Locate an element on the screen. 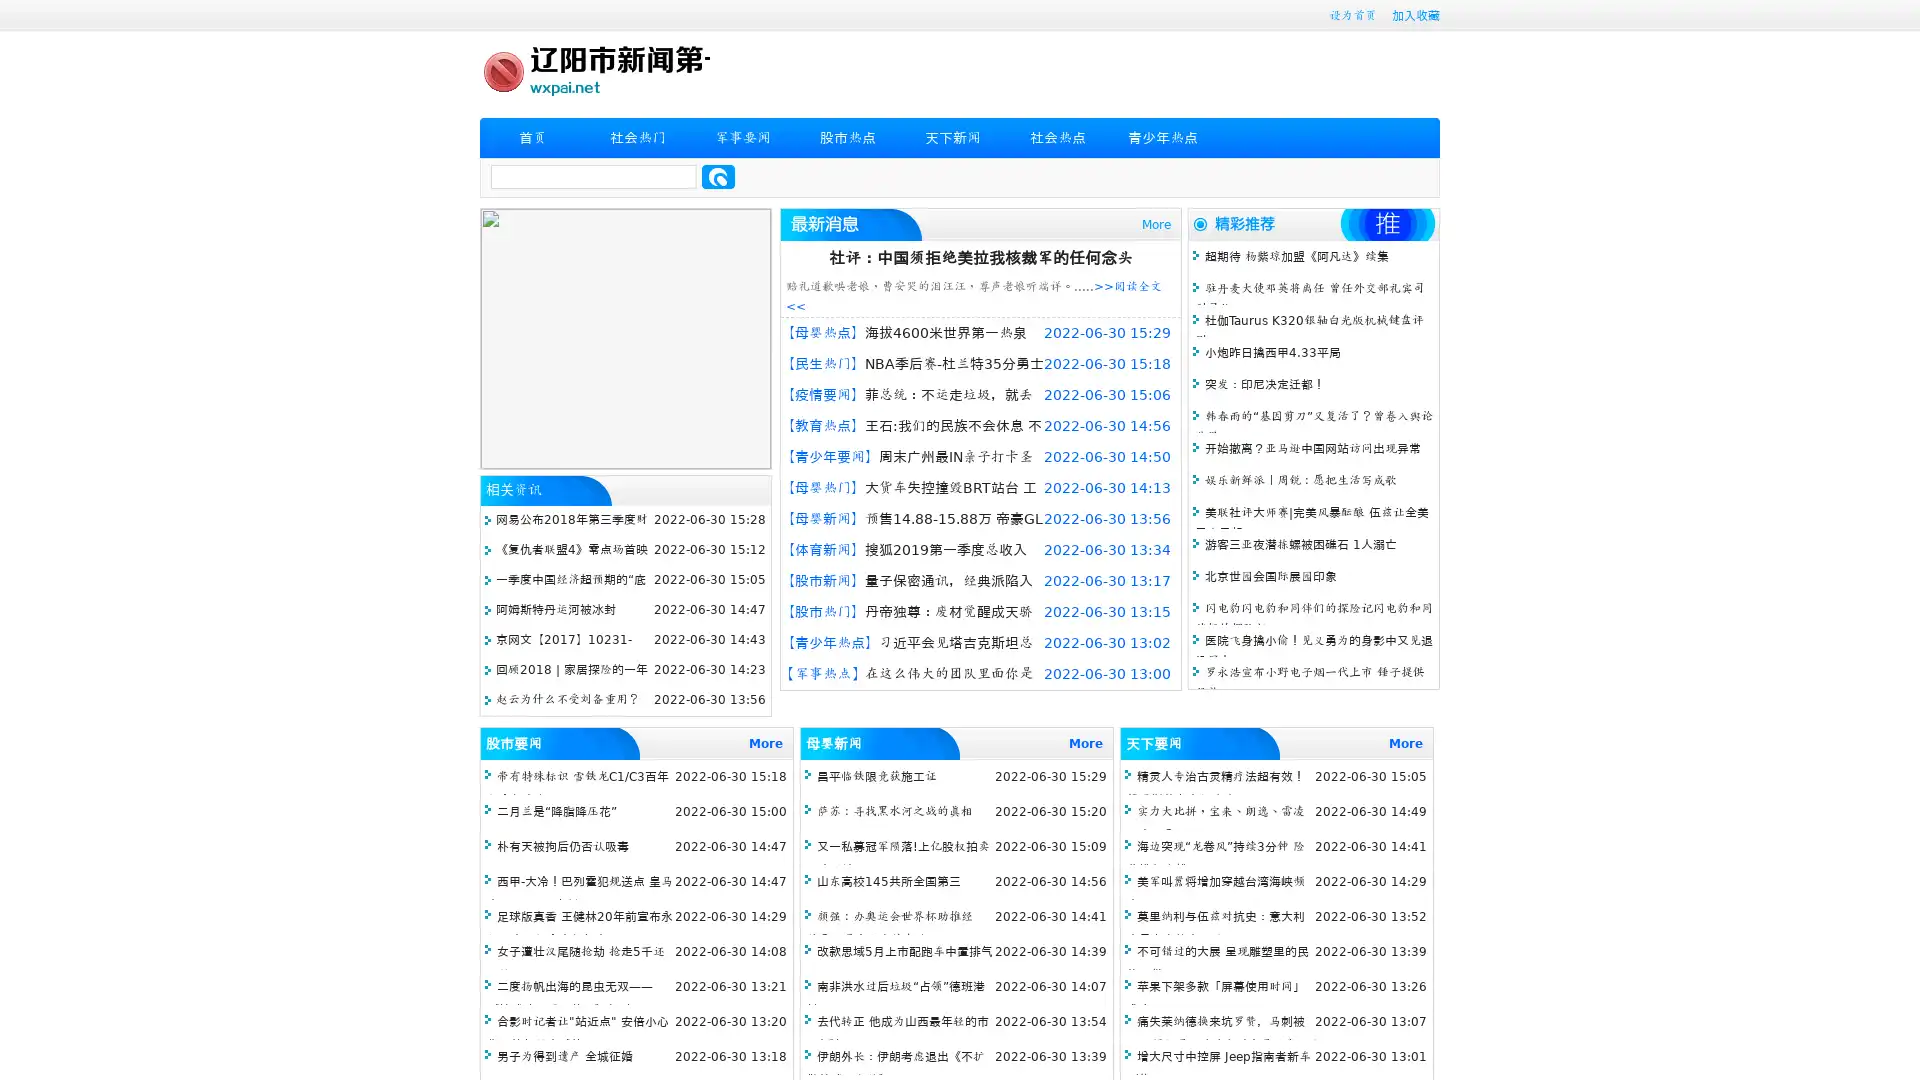 This screenshot has width=1920, height=1080. Search is located at coordinates (718, 176).